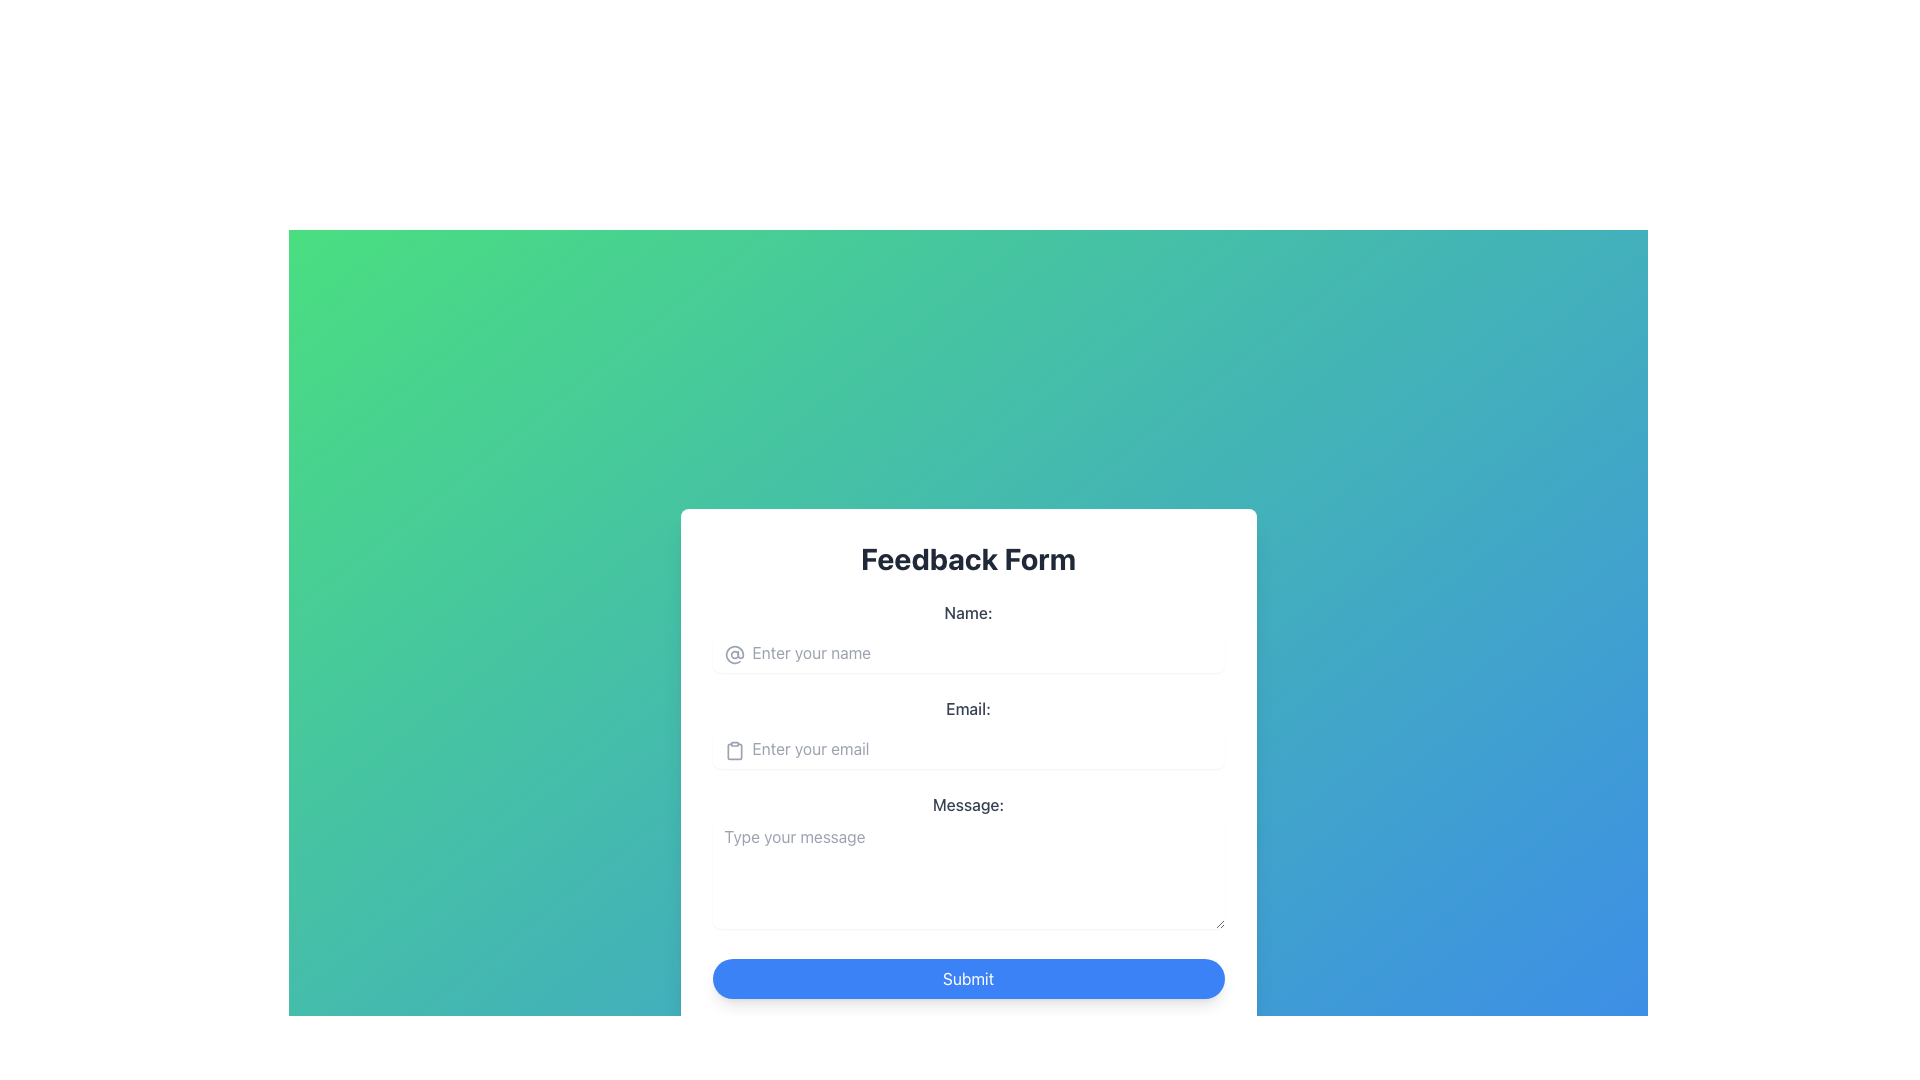 The width and height of the screenshot is (1920, 1080). Describe the element at coordinates (968, 708) in the screenshot. I see `the text label that identifies the email input field, which is located at the top-middle of the form, directly above the email input and below the Name field` at that location.